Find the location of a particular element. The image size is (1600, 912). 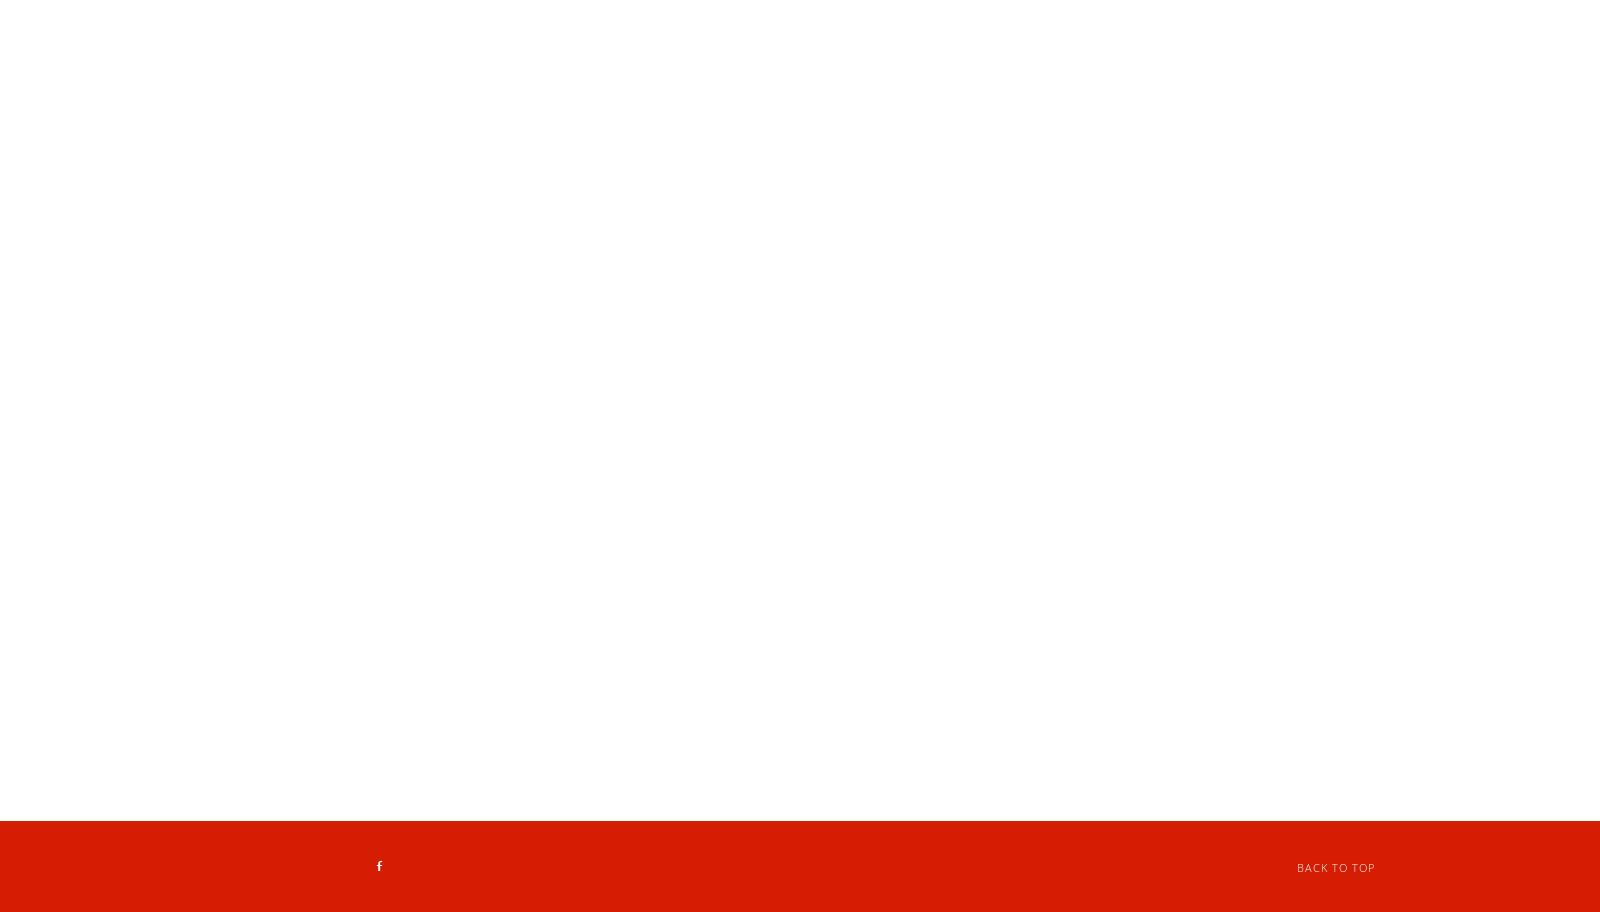

'9“ round pan cut into 16 pieces for $24.00' is located at coordinates (612, 337).